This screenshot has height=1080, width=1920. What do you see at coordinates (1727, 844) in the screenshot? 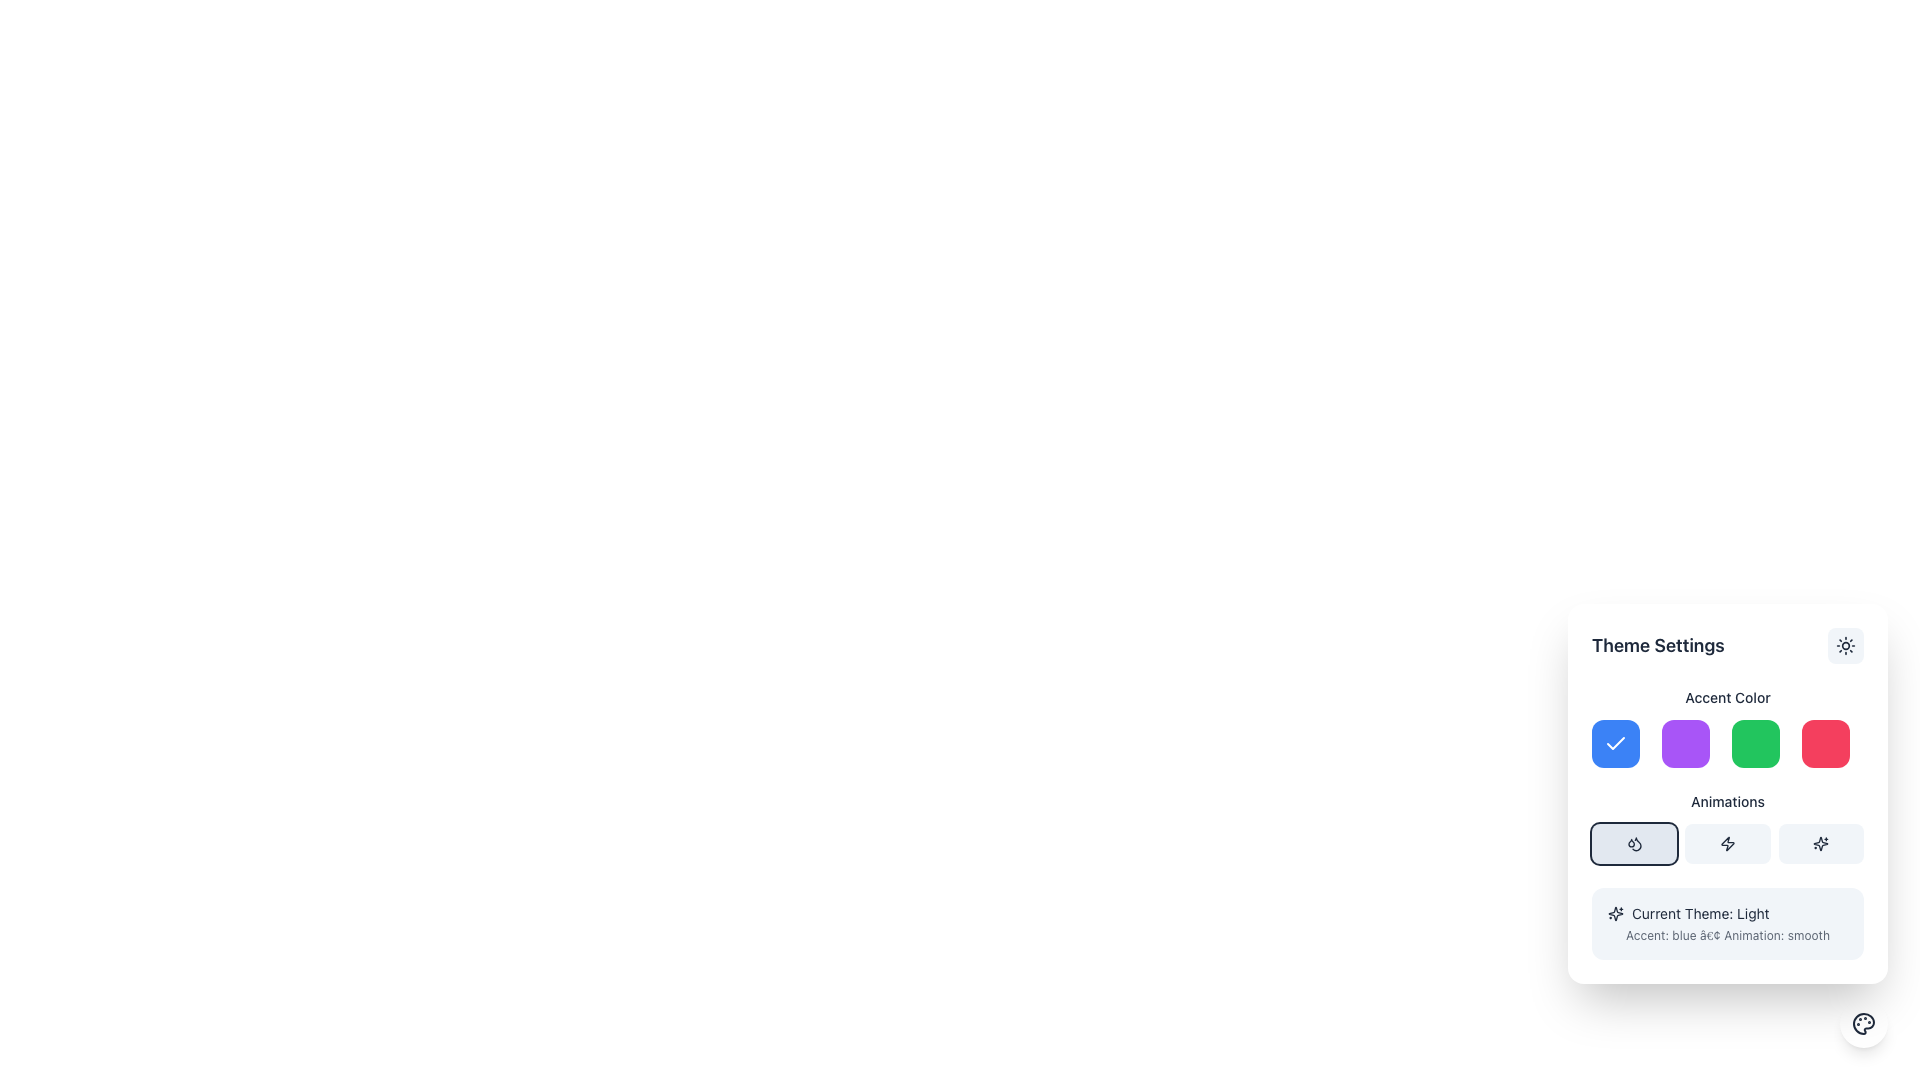
I see `the theme activation icon located in the 'Animations' section of the 'Theme Settings' card` at bounding box center [1727, 844].